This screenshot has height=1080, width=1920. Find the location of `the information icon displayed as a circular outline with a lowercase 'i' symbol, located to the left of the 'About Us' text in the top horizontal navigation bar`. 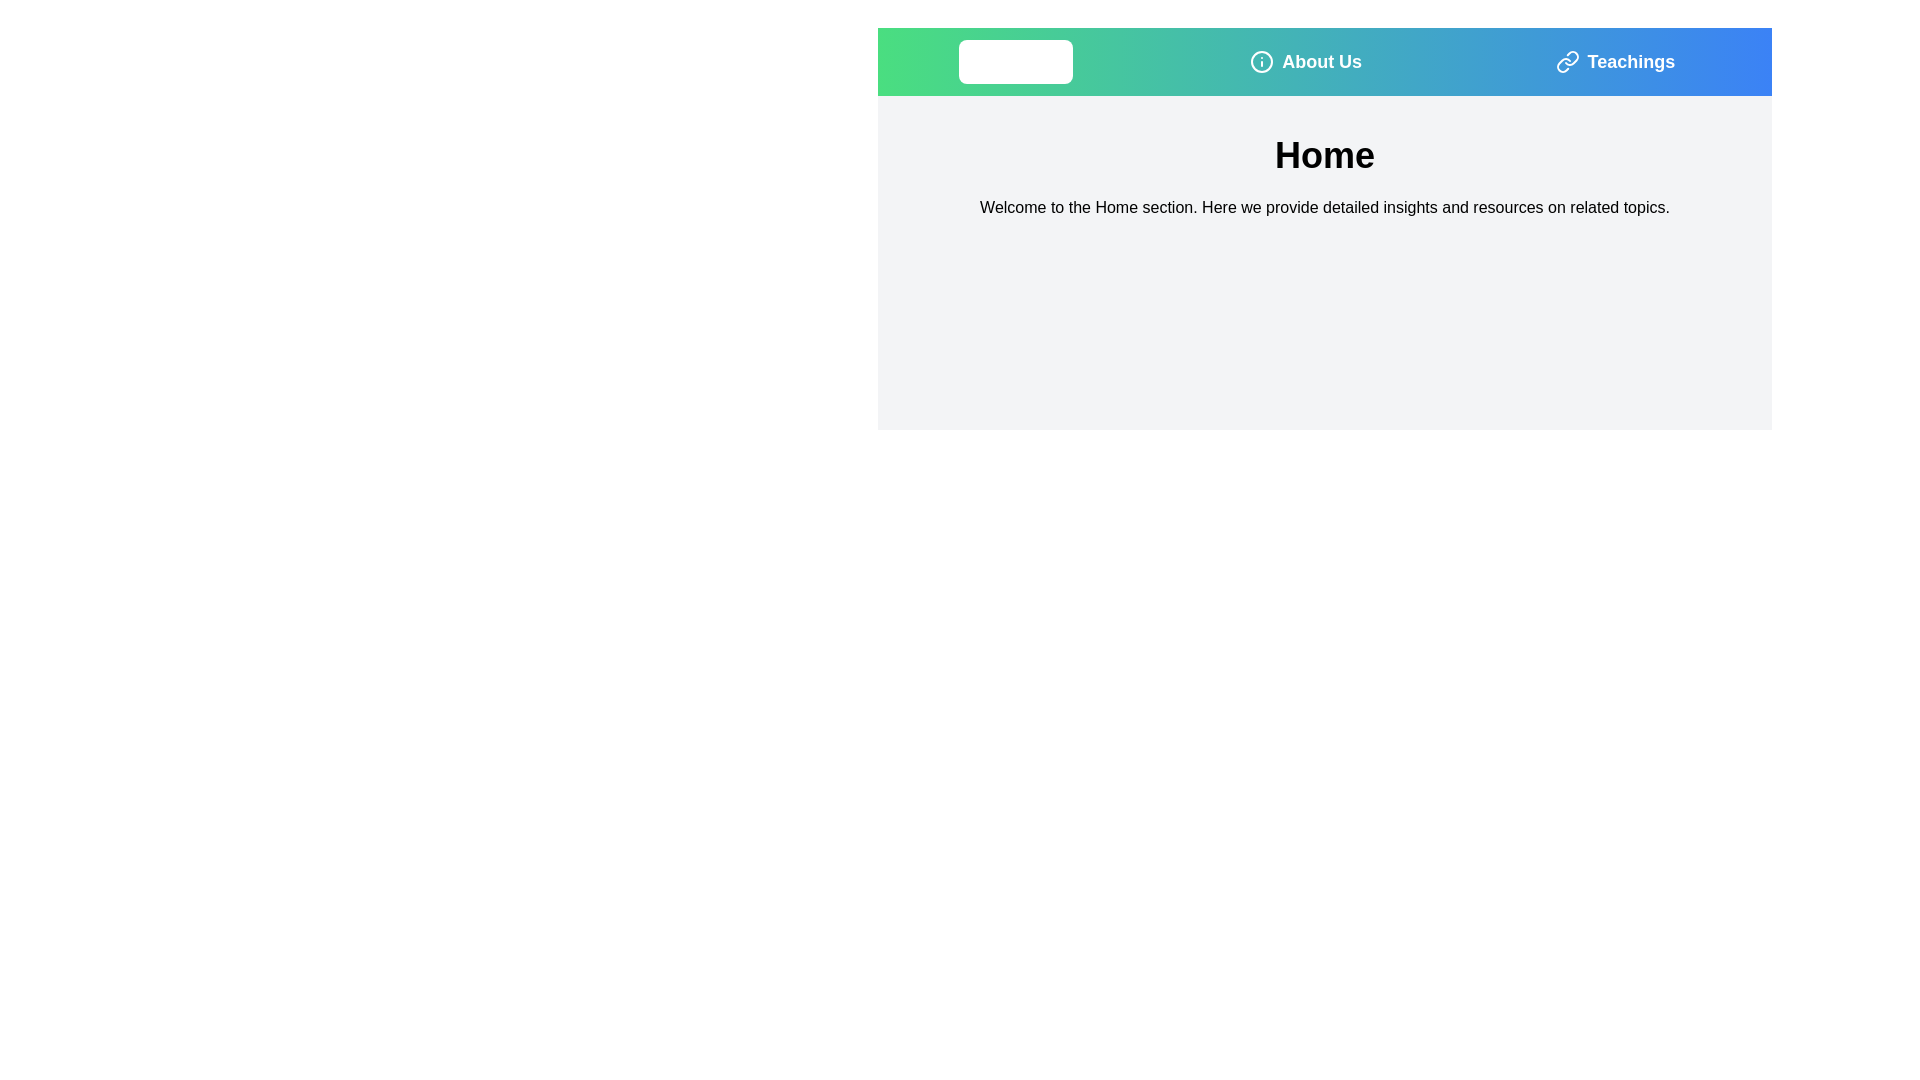

the information icon displayed as a circular outline with a lowercase 'i' symbol, located to the left of the 'About Us' text in the top horizontal navigation bar is located at coordinates (1261, 60).